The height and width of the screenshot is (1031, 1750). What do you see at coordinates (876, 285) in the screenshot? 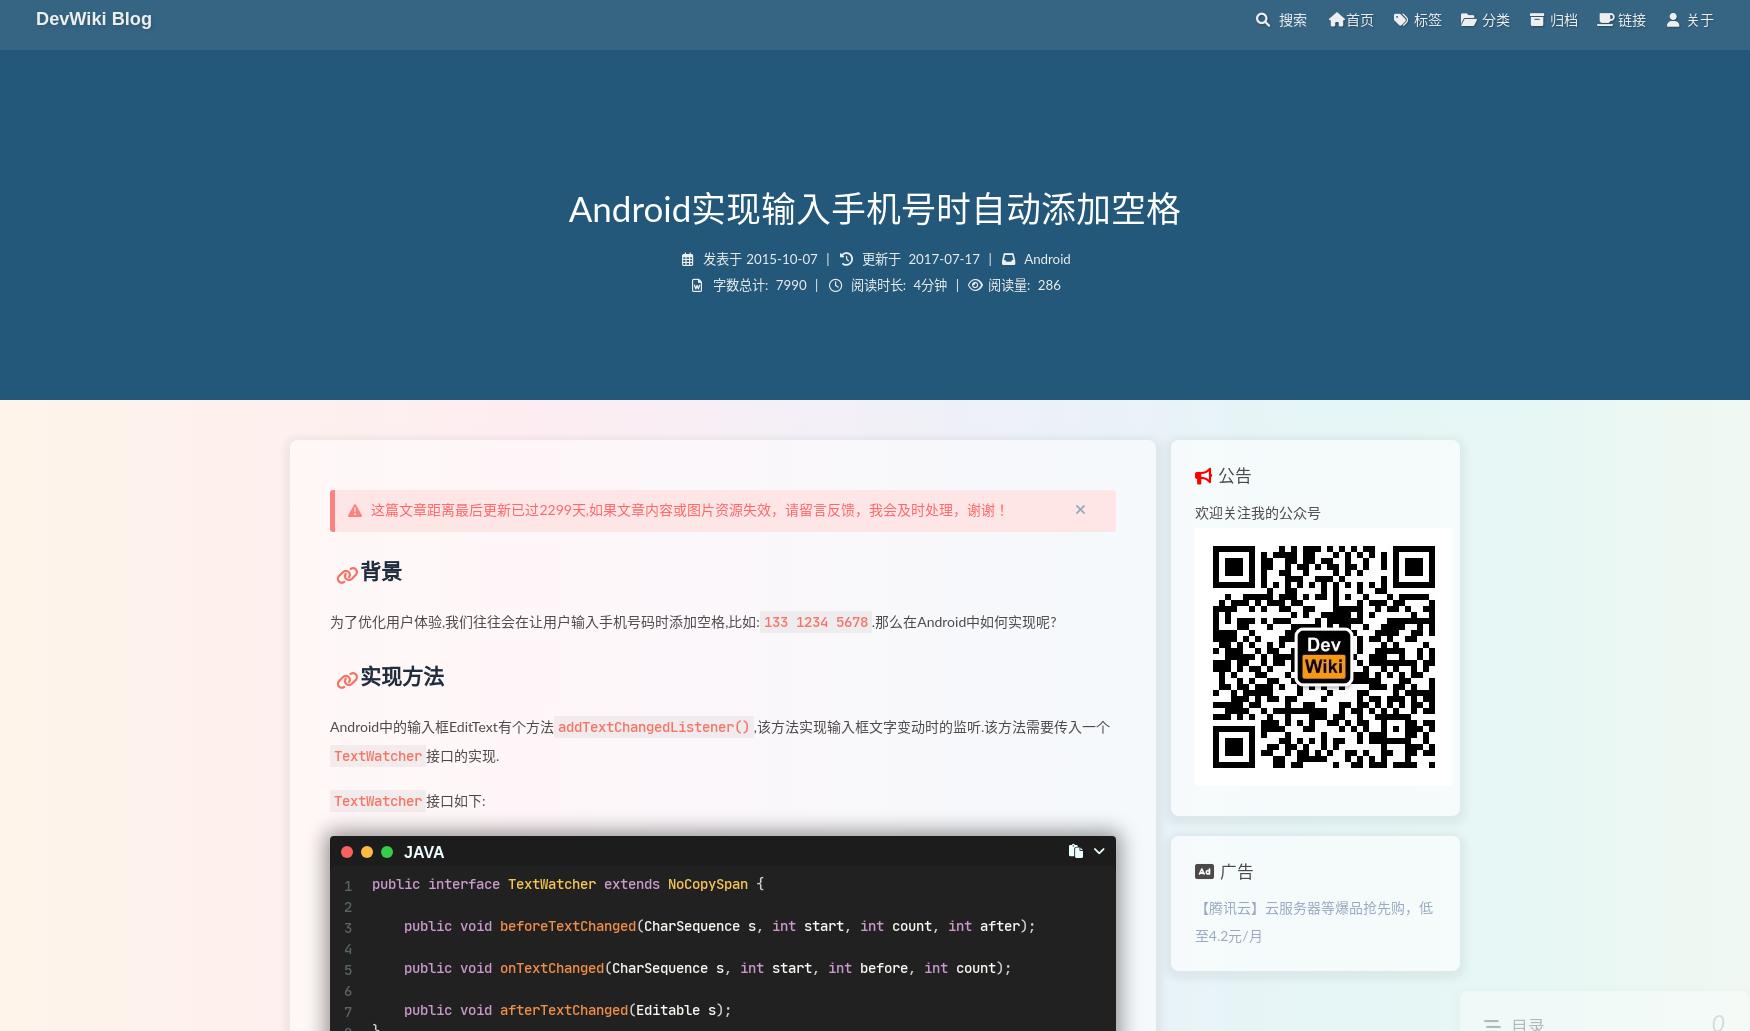
I see `'阅读时长:'` at bounding box center [876, 285].